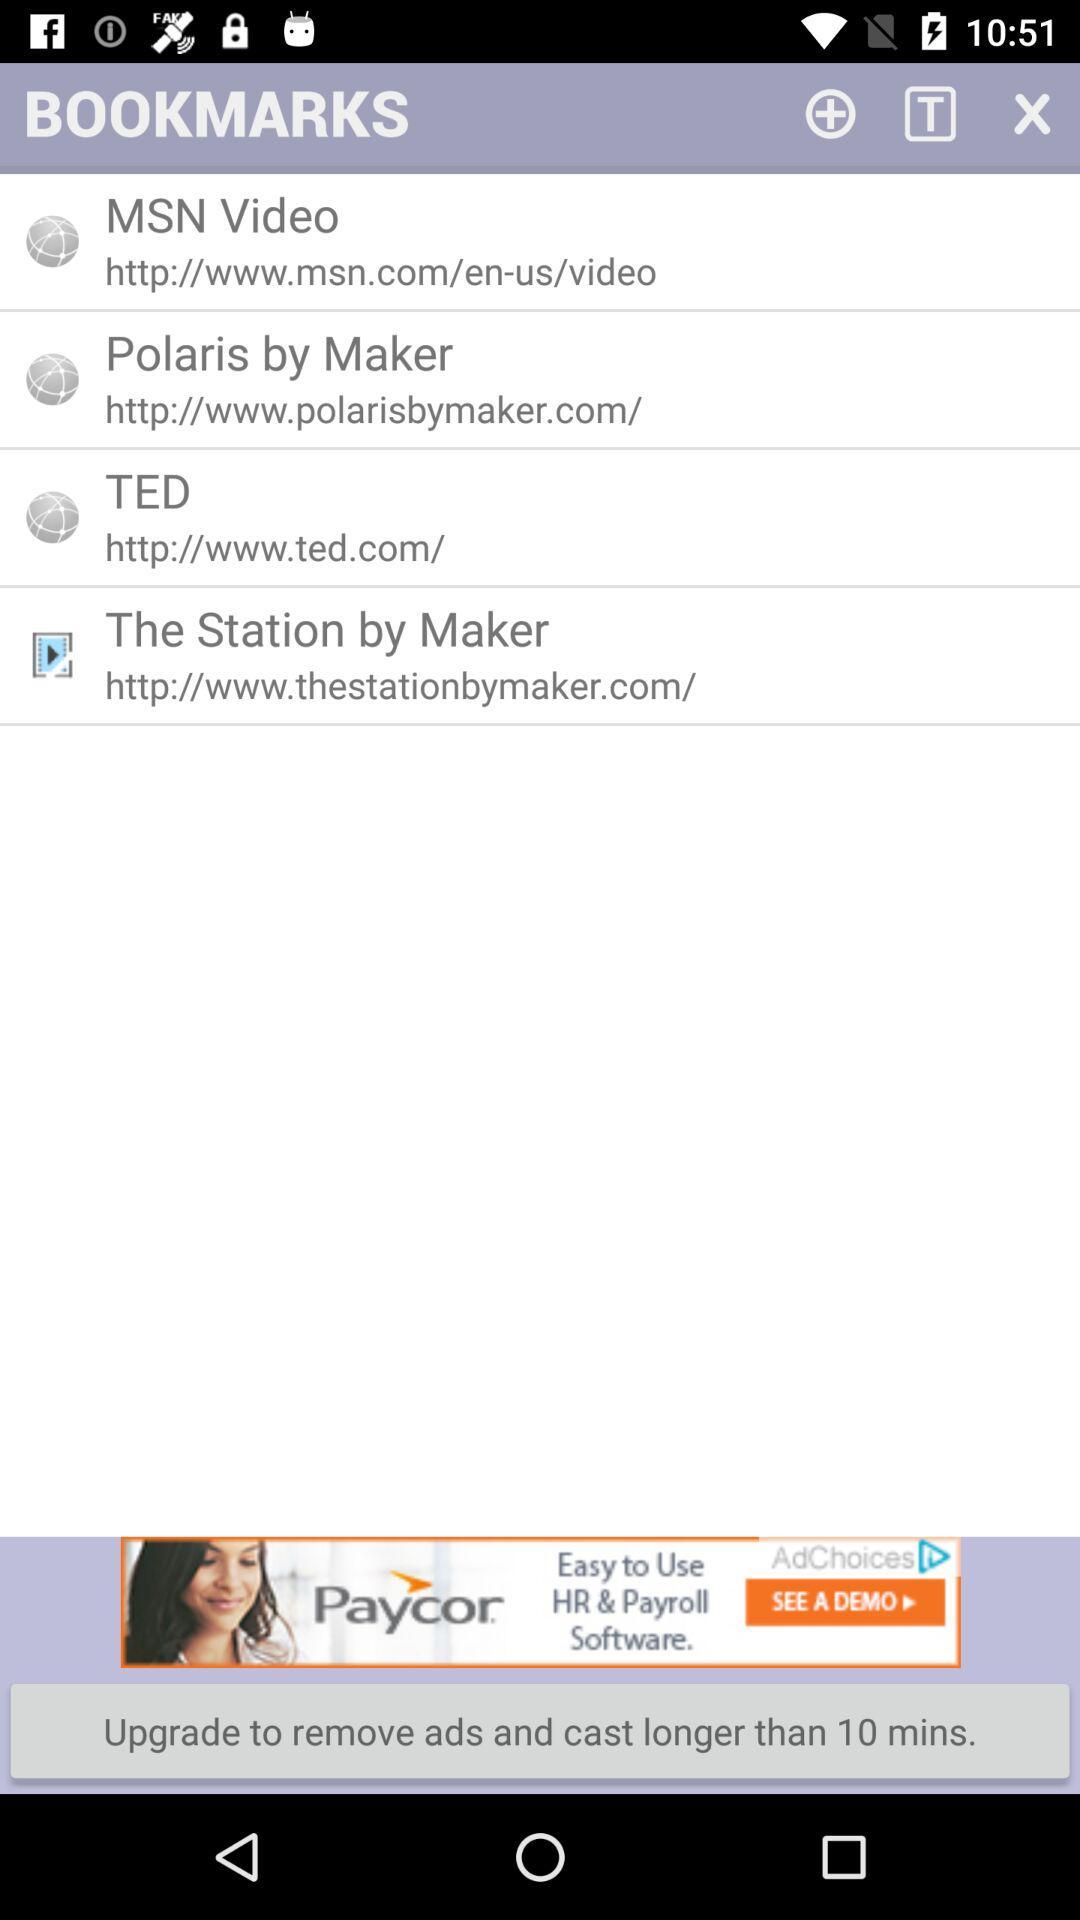 The width and height of the screenshot is (1080, 1920). I want to click on add bar, so click(830, 111).